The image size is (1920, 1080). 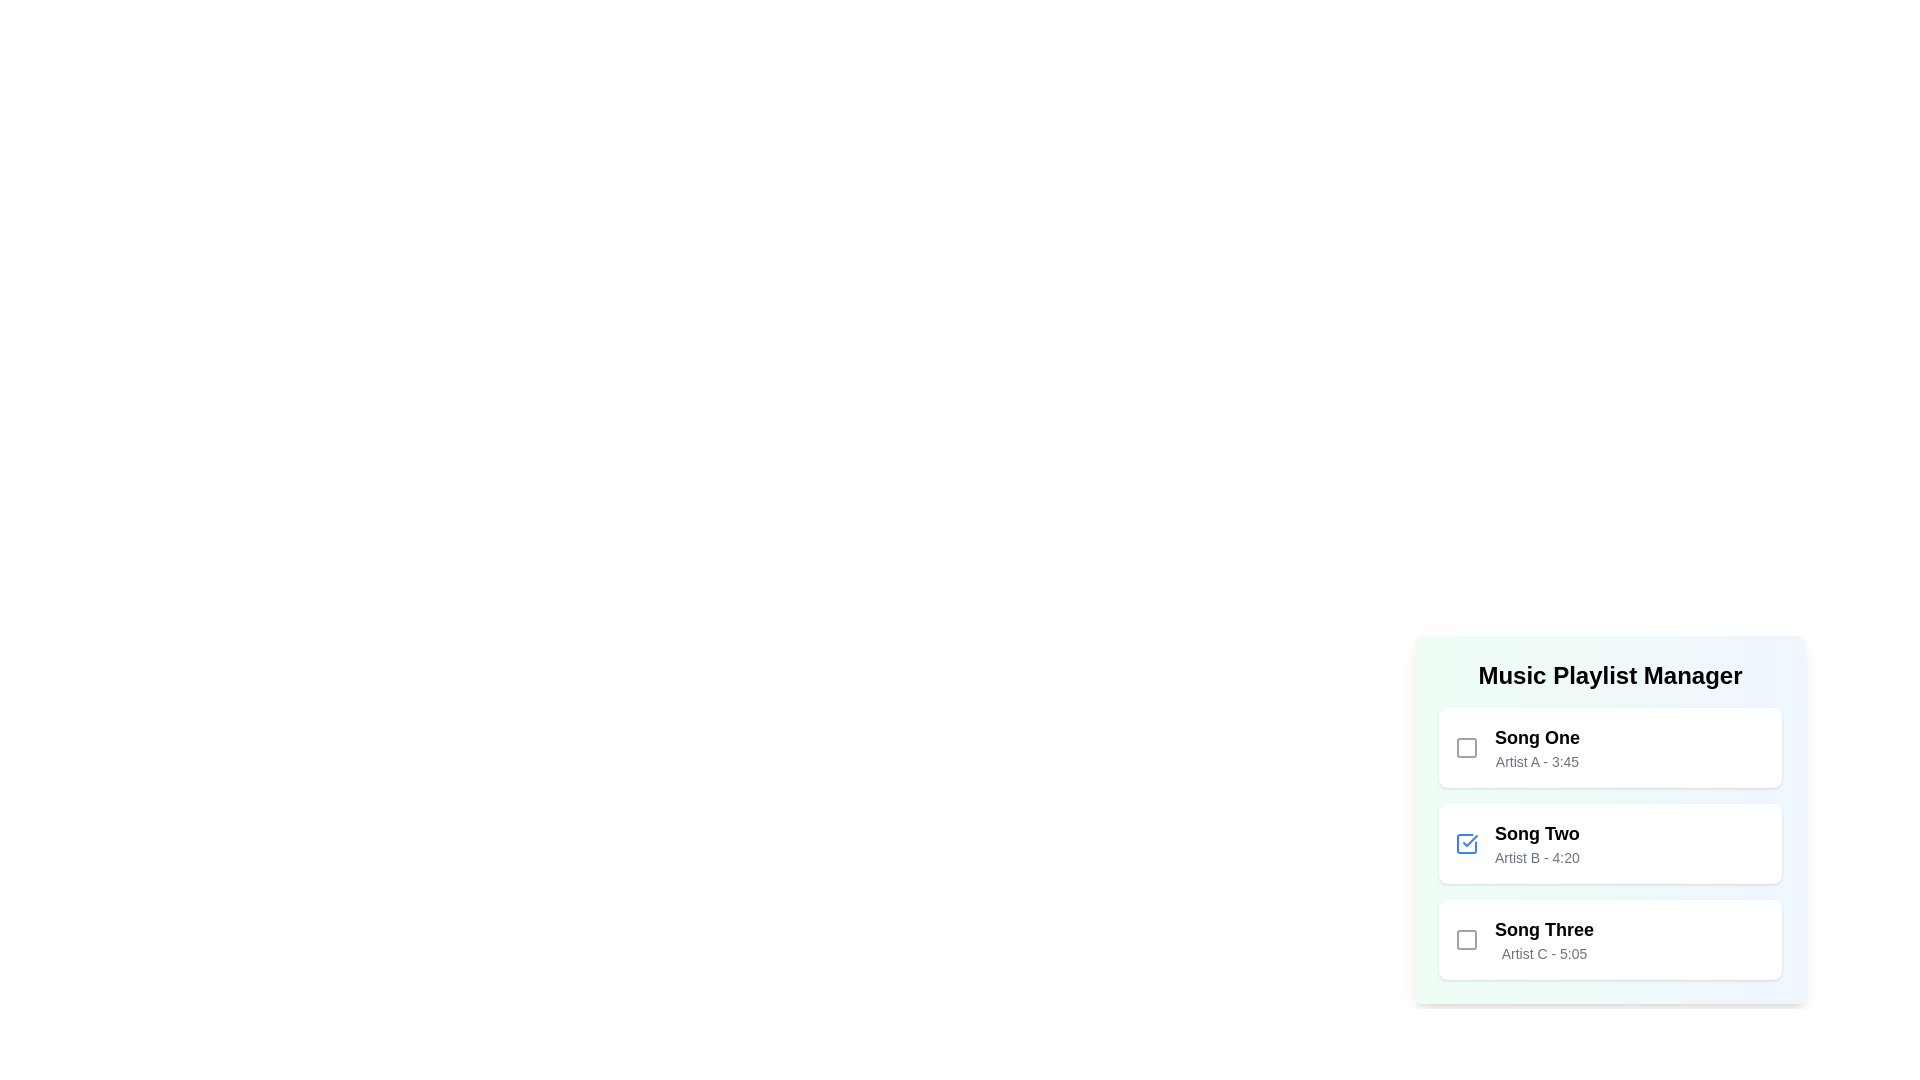 What do you see at coordinates (1467, 844) in the screenshot?
I see `the selectable checkbox with a blue outline and checkmark, which is part of the entry for 'Song Two' in the playlist` at bounding box center [1467, 844].